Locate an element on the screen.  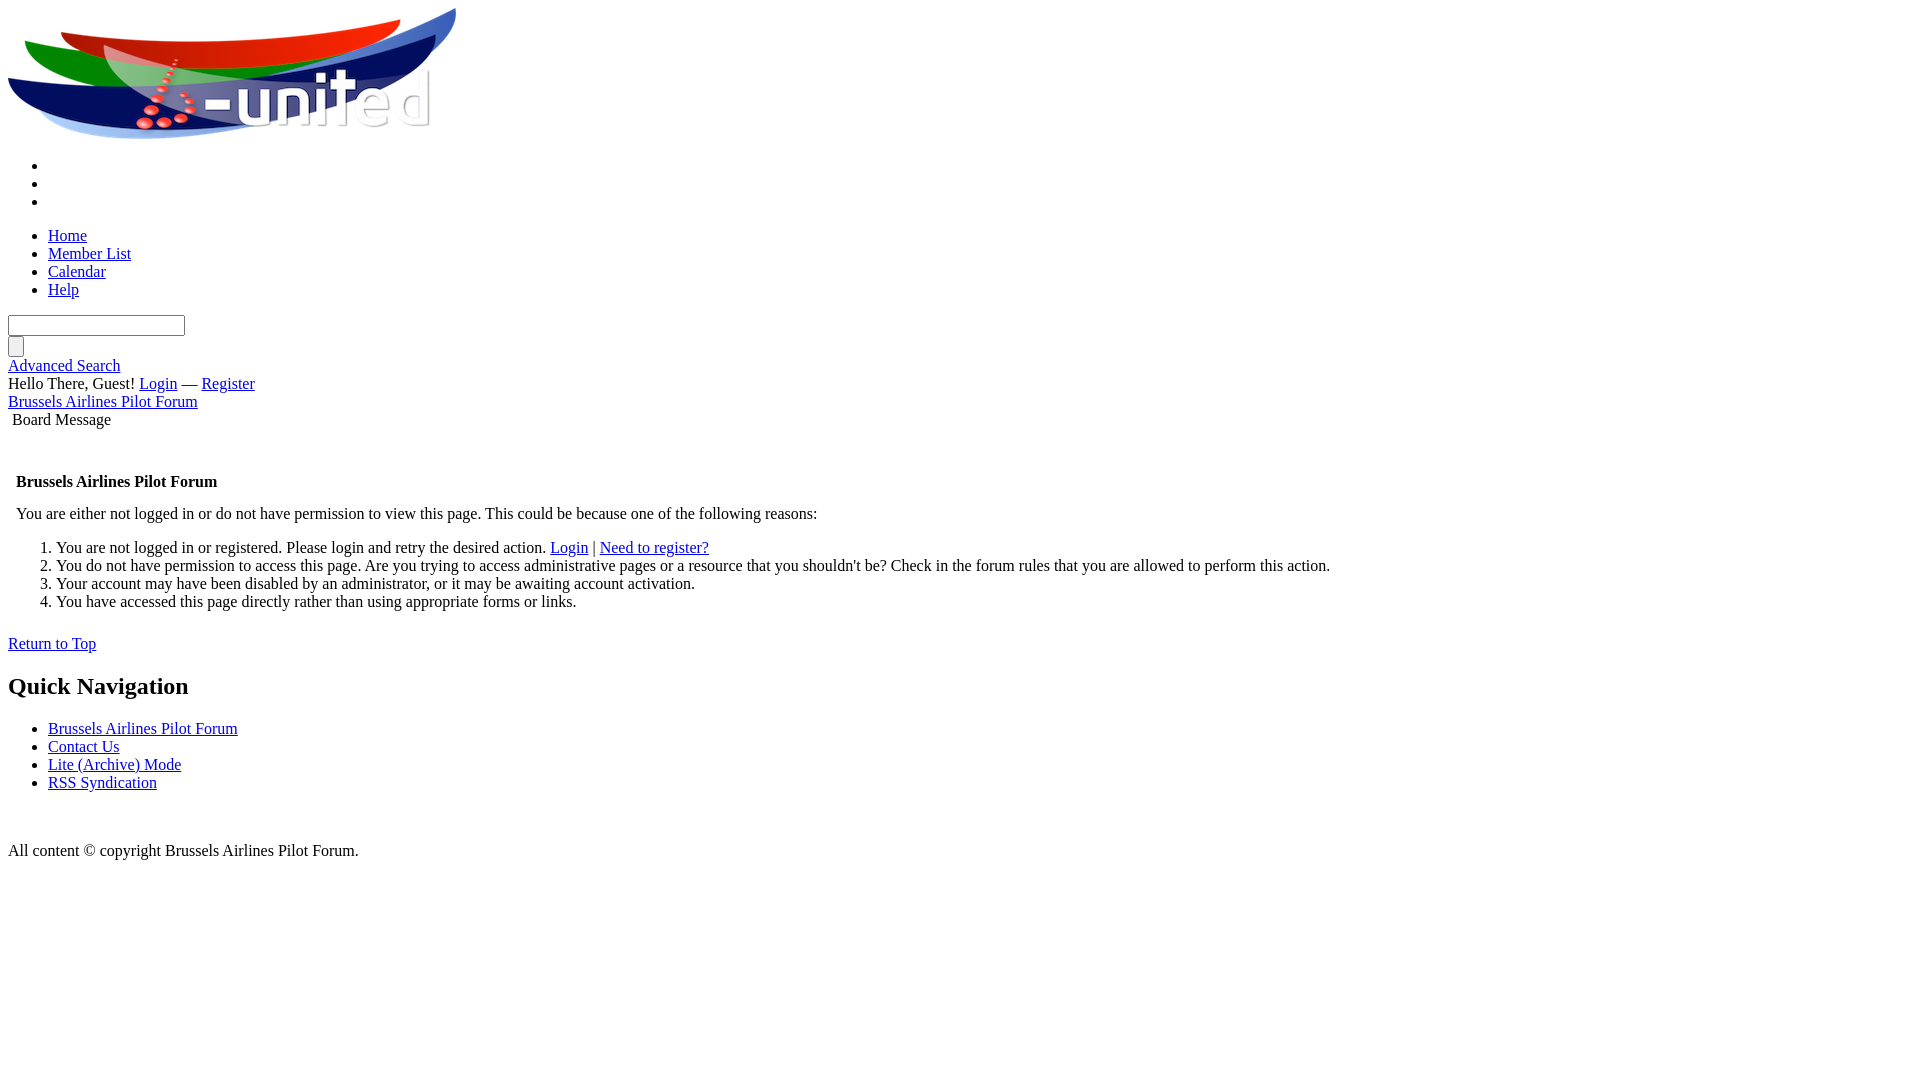
'Contact Us' is located at coordinates (82, 746).